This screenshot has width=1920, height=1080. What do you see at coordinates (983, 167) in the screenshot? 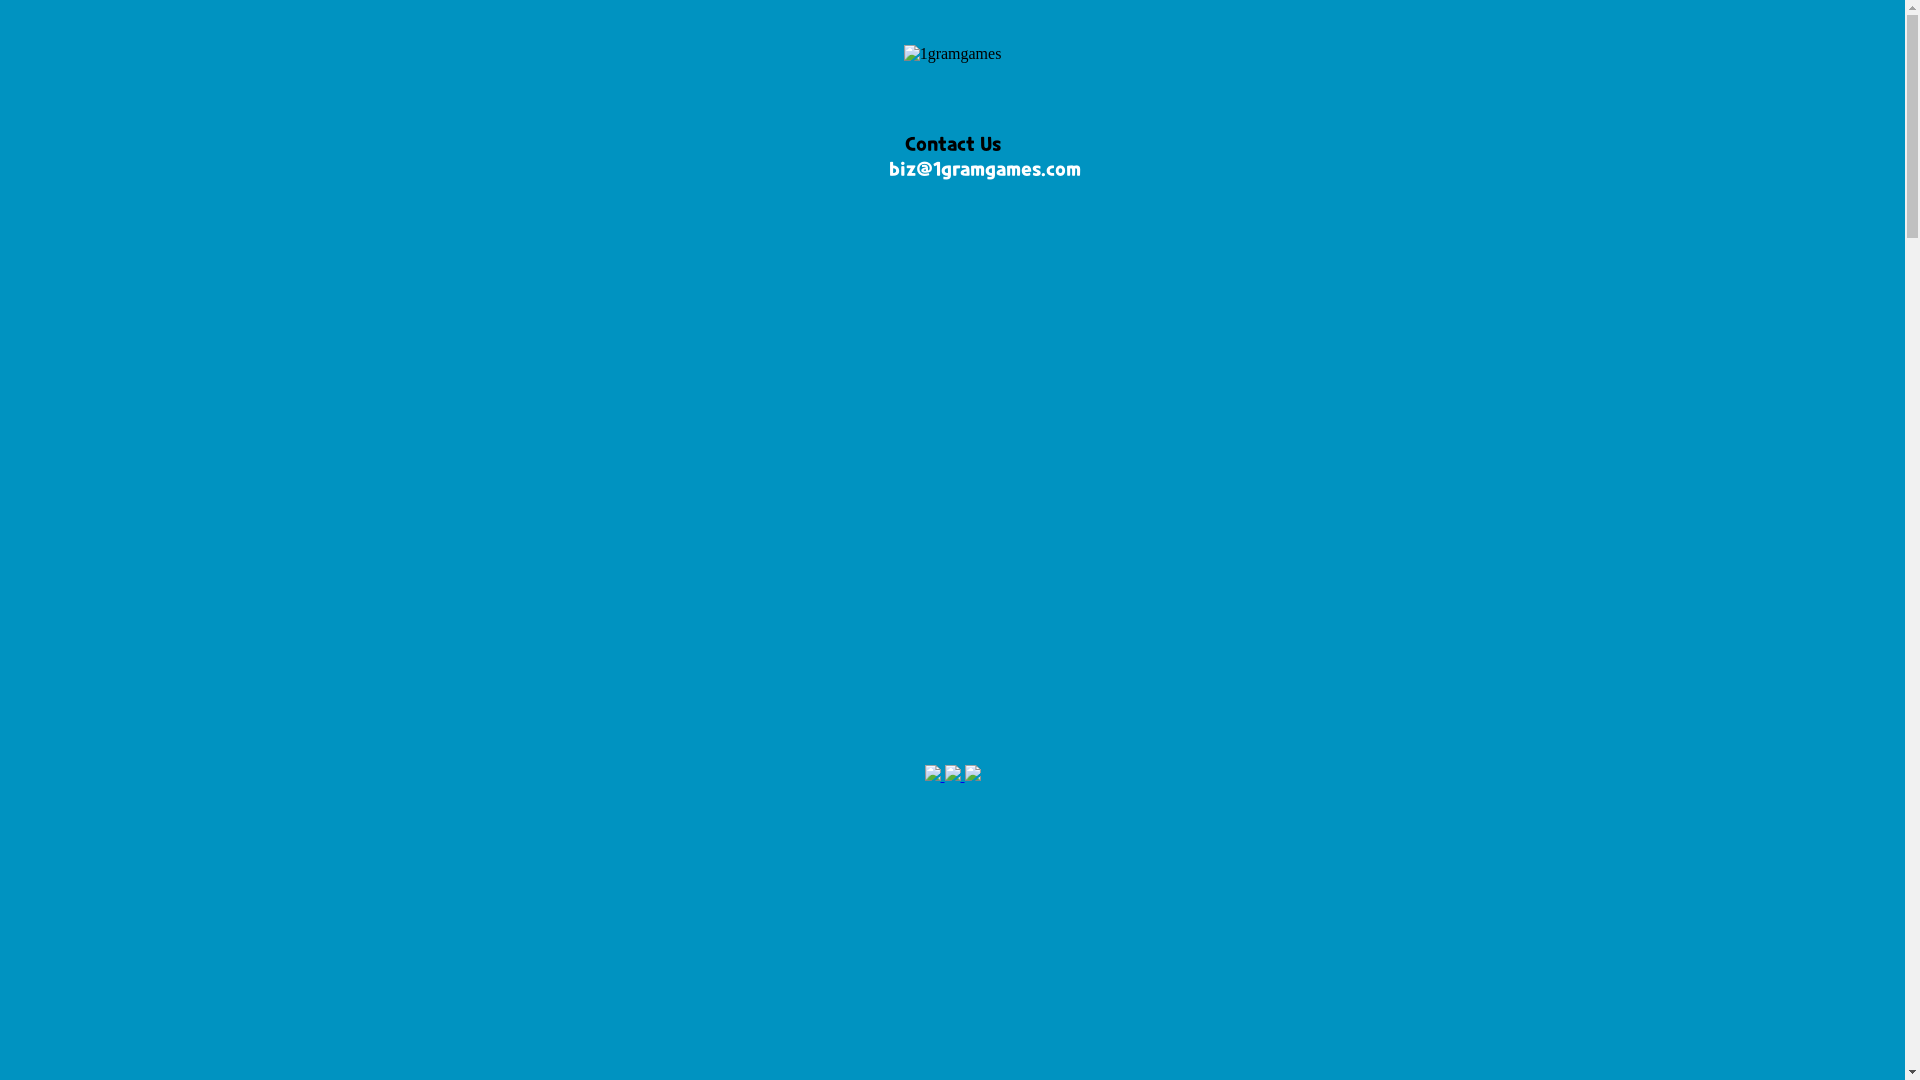
I see `'biz@1gramgames.com'` at bounding box center [983, 167].